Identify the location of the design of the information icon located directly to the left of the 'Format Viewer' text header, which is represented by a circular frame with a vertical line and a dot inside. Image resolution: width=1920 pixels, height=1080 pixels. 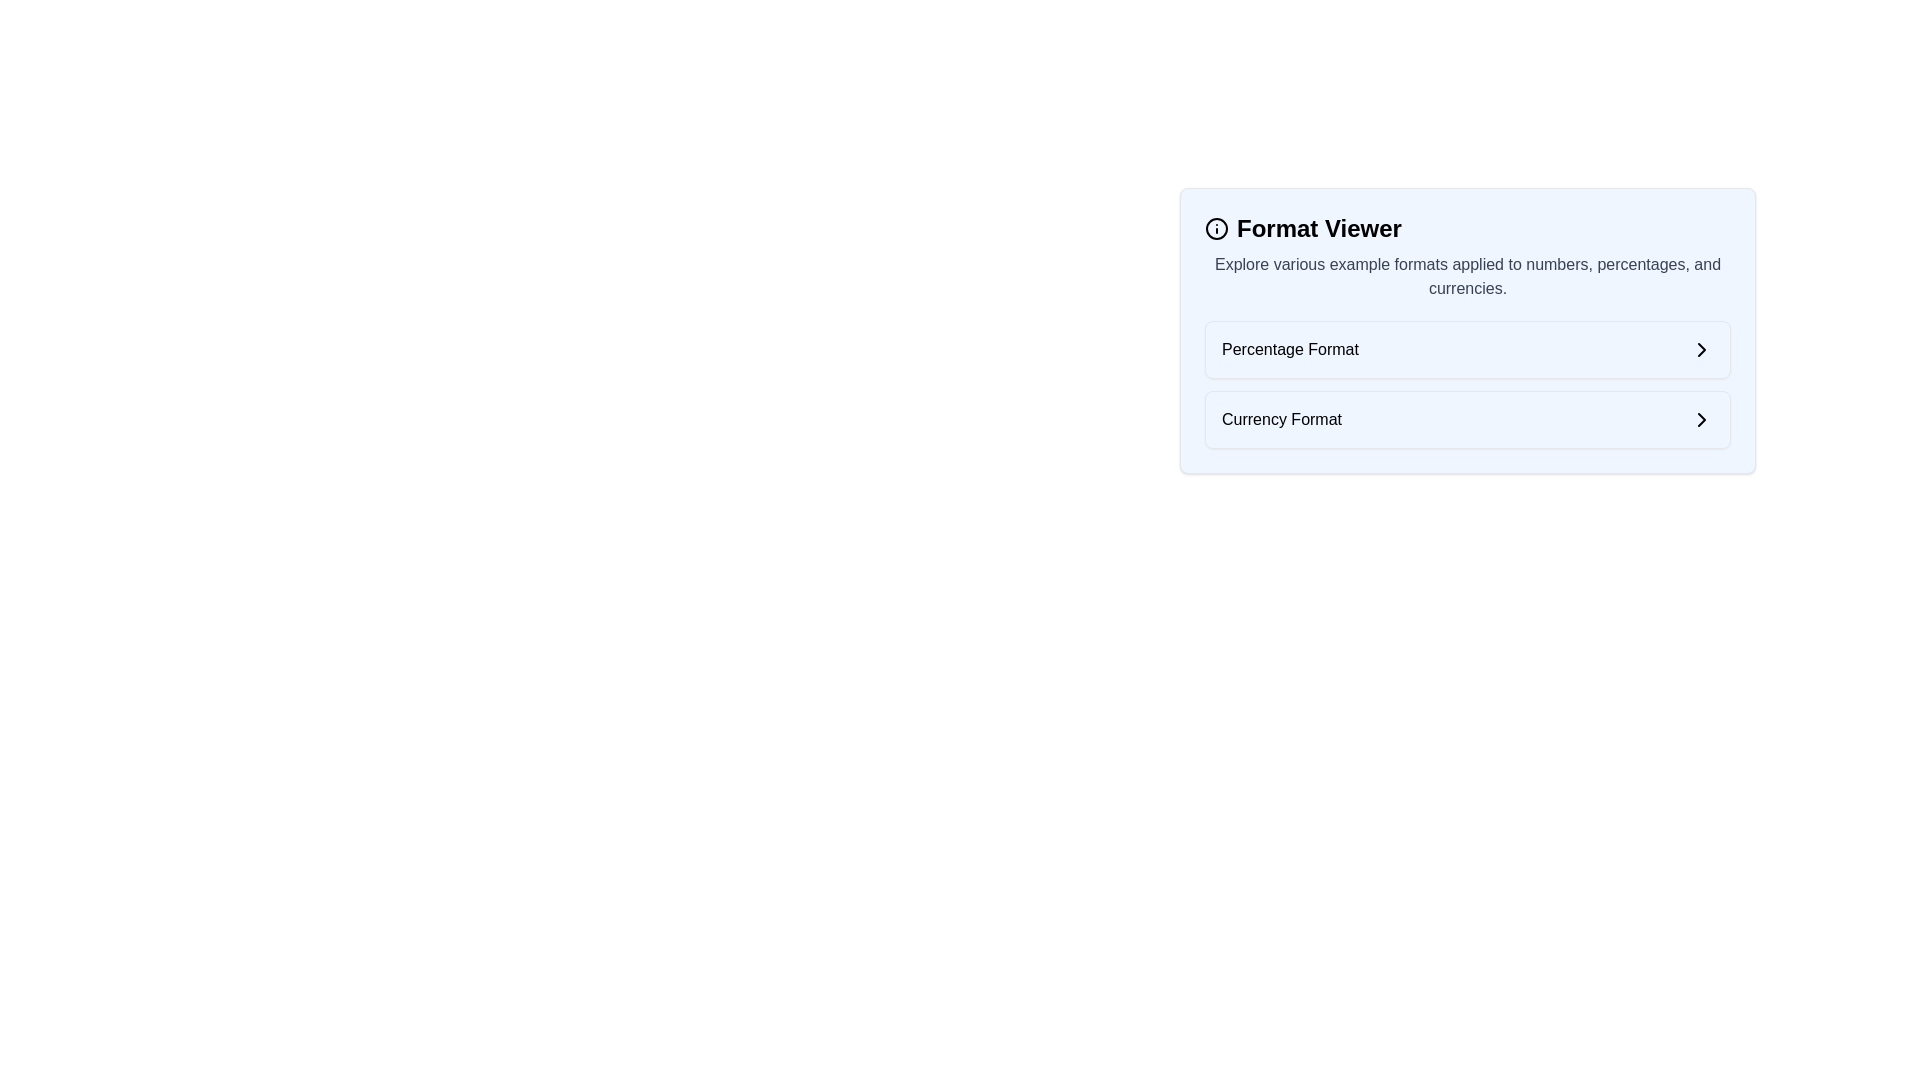
(1216, 227).